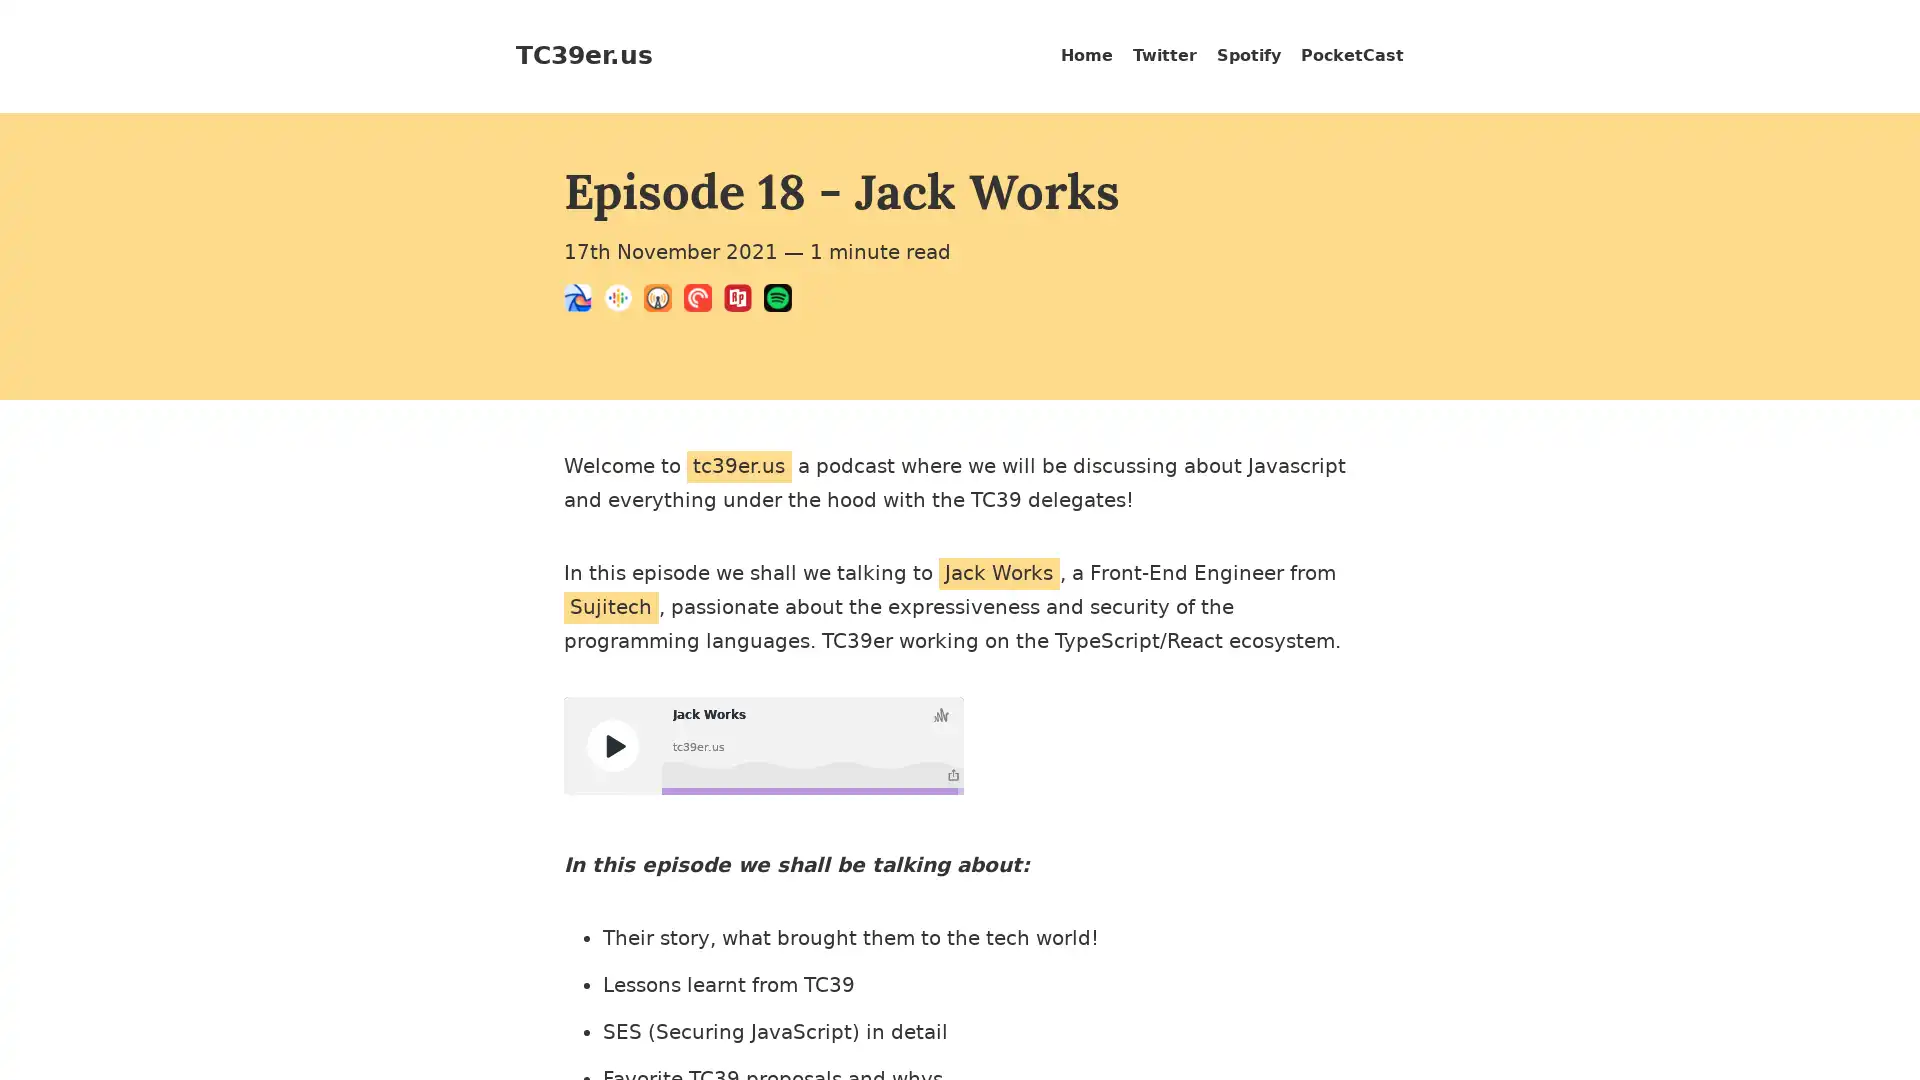  What do you see at coordinates (583, 301) in the screenshot?
I see `Breaker Logo` at bounding box center [583, 301].